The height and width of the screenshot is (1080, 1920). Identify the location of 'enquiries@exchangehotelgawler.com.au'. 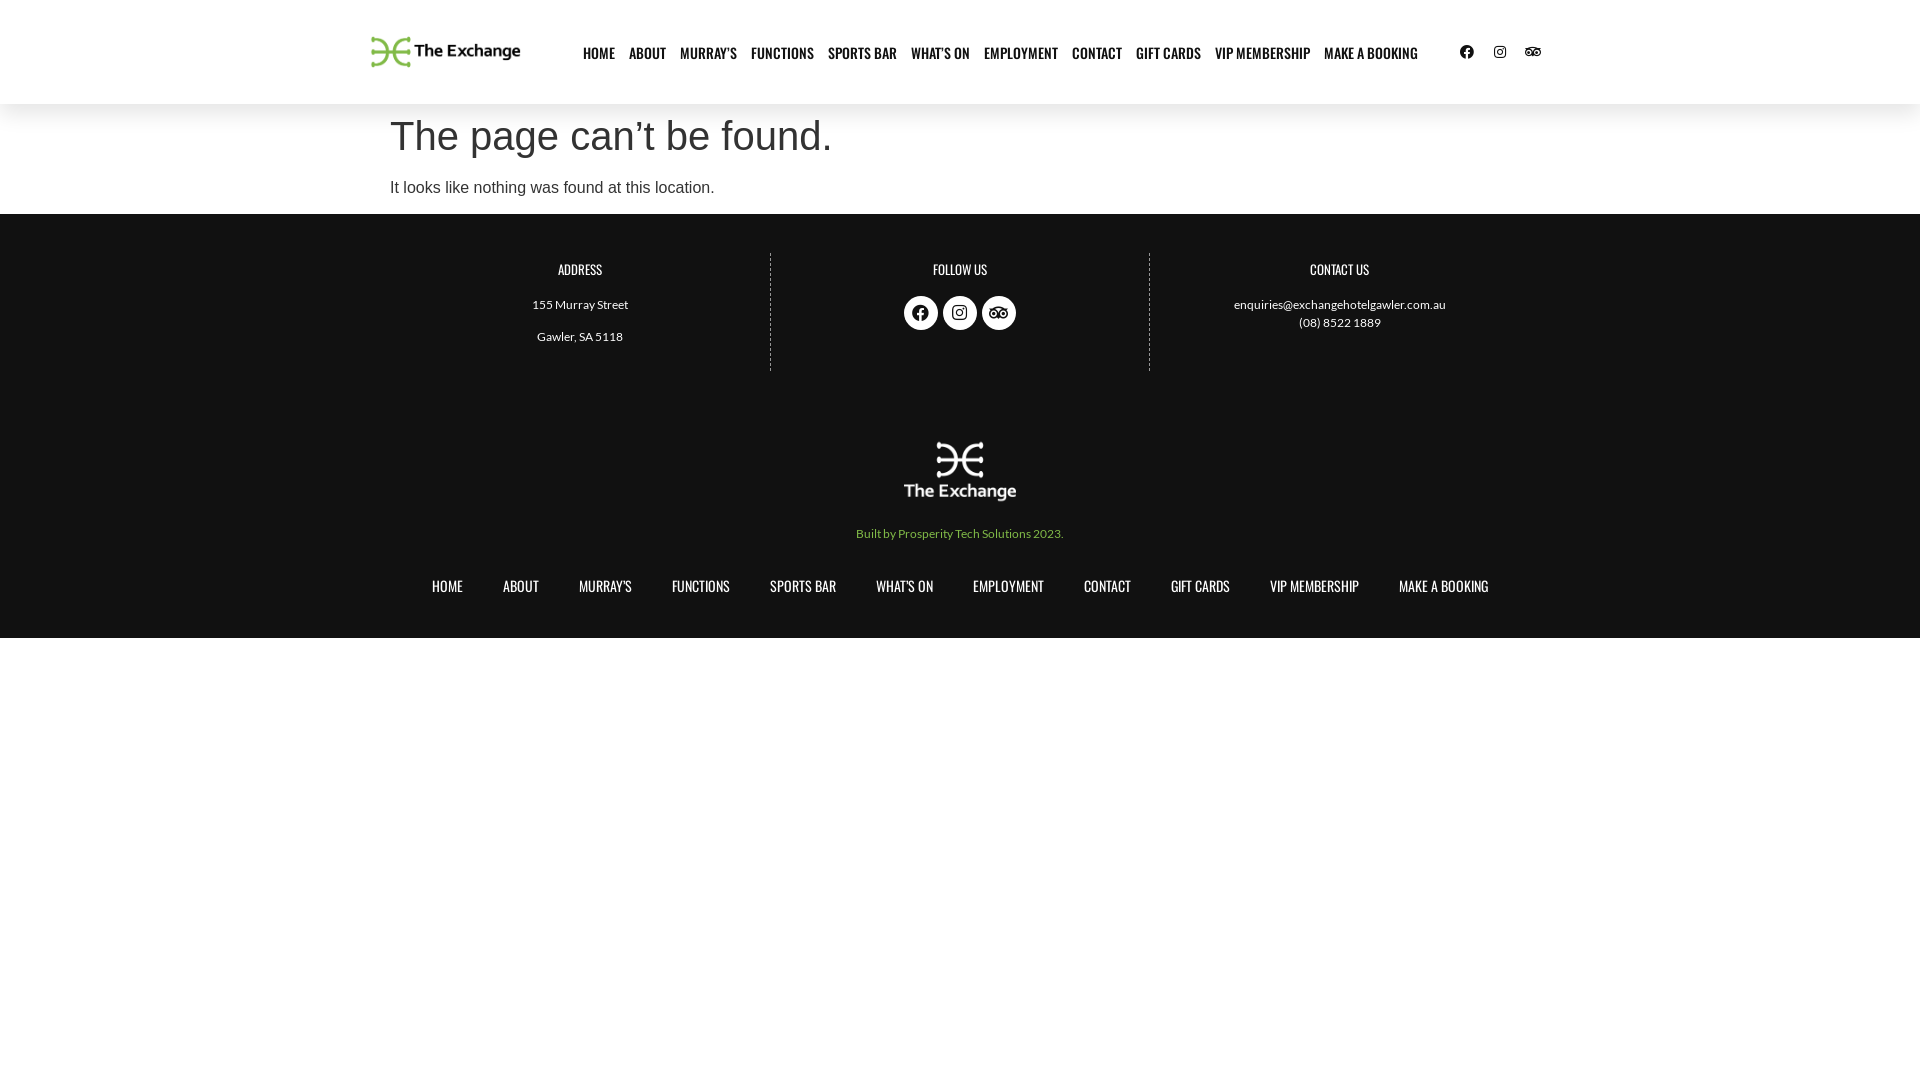
(1232, 304).